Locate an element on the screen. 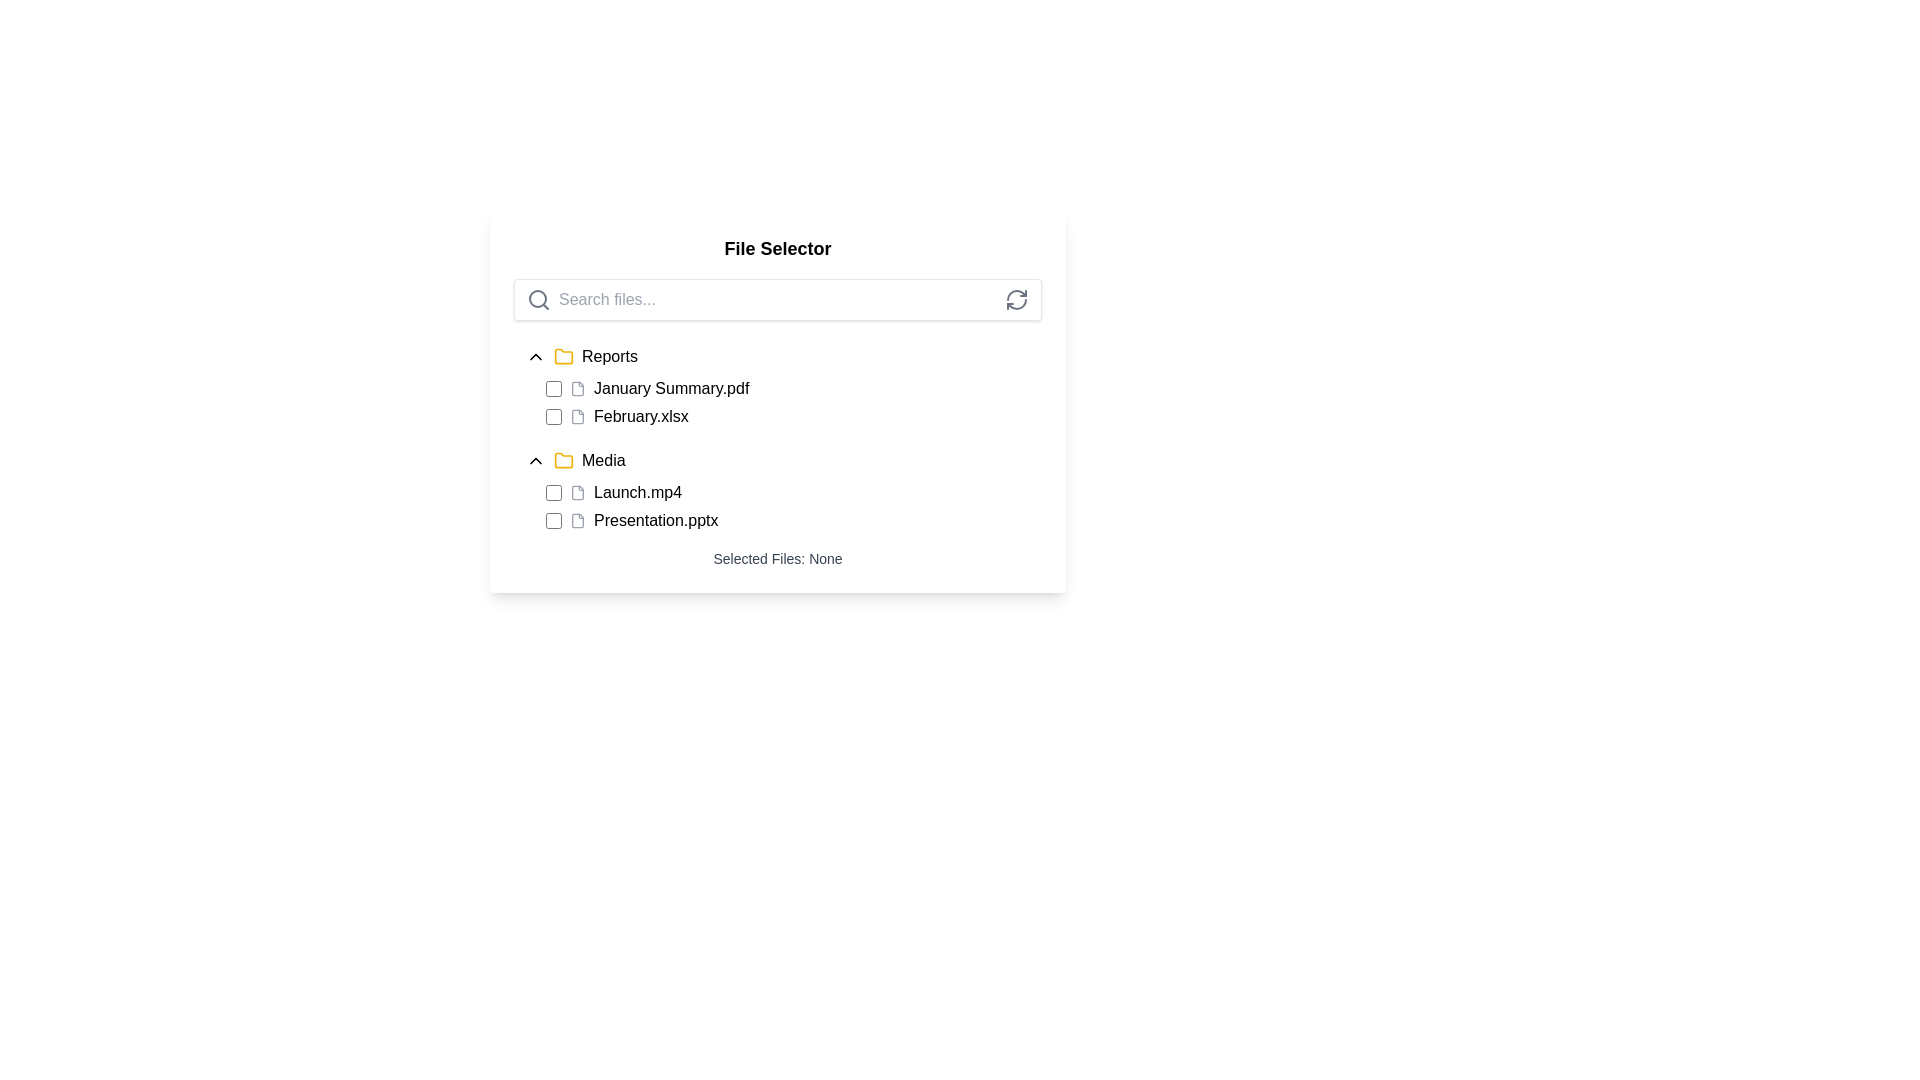 Image resolution: width=1920 pixels, height=1080 pixels. the small rectangular icon resembling a document file shape, which has a gray color and minimalistic outline, located to the left of the text 'January Summary.pdf' in the 'Reports' section of the file selector interface is located at coordinates (576, 389).